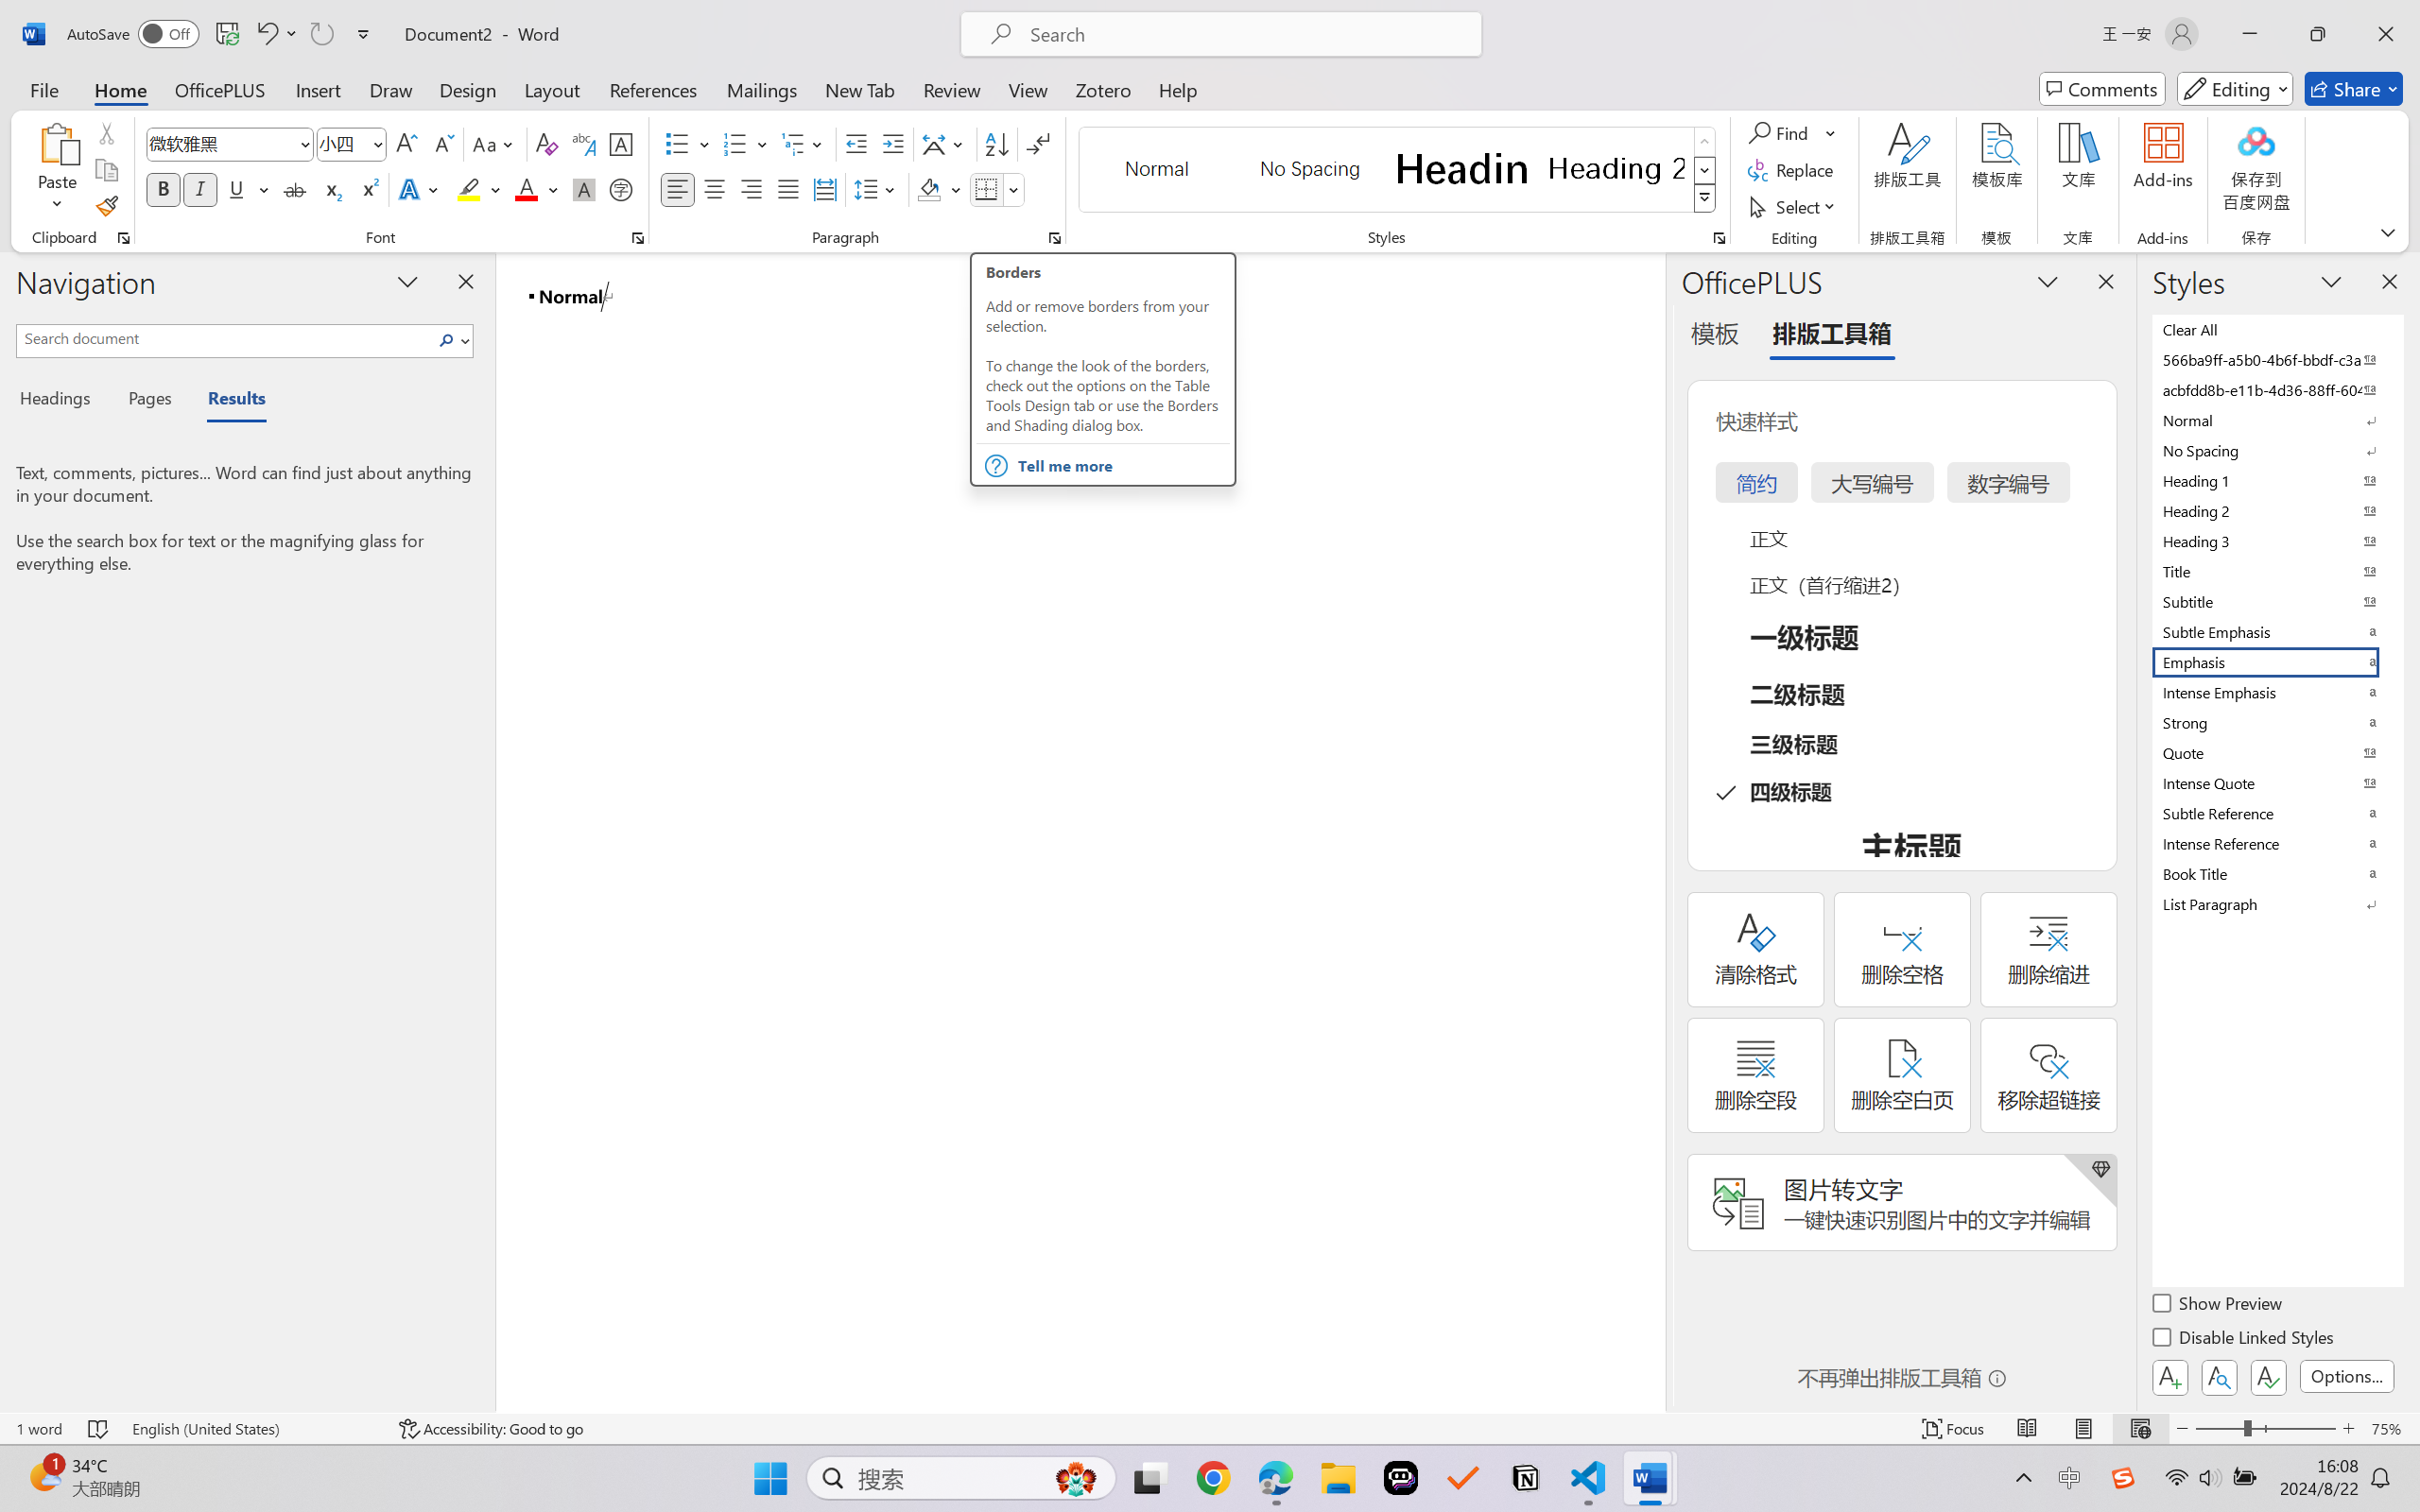 This screenshot has width=2420, height=1512. Describe the element at coordinates (230, 144) in the screenshot. I see `'Font'` at that location.